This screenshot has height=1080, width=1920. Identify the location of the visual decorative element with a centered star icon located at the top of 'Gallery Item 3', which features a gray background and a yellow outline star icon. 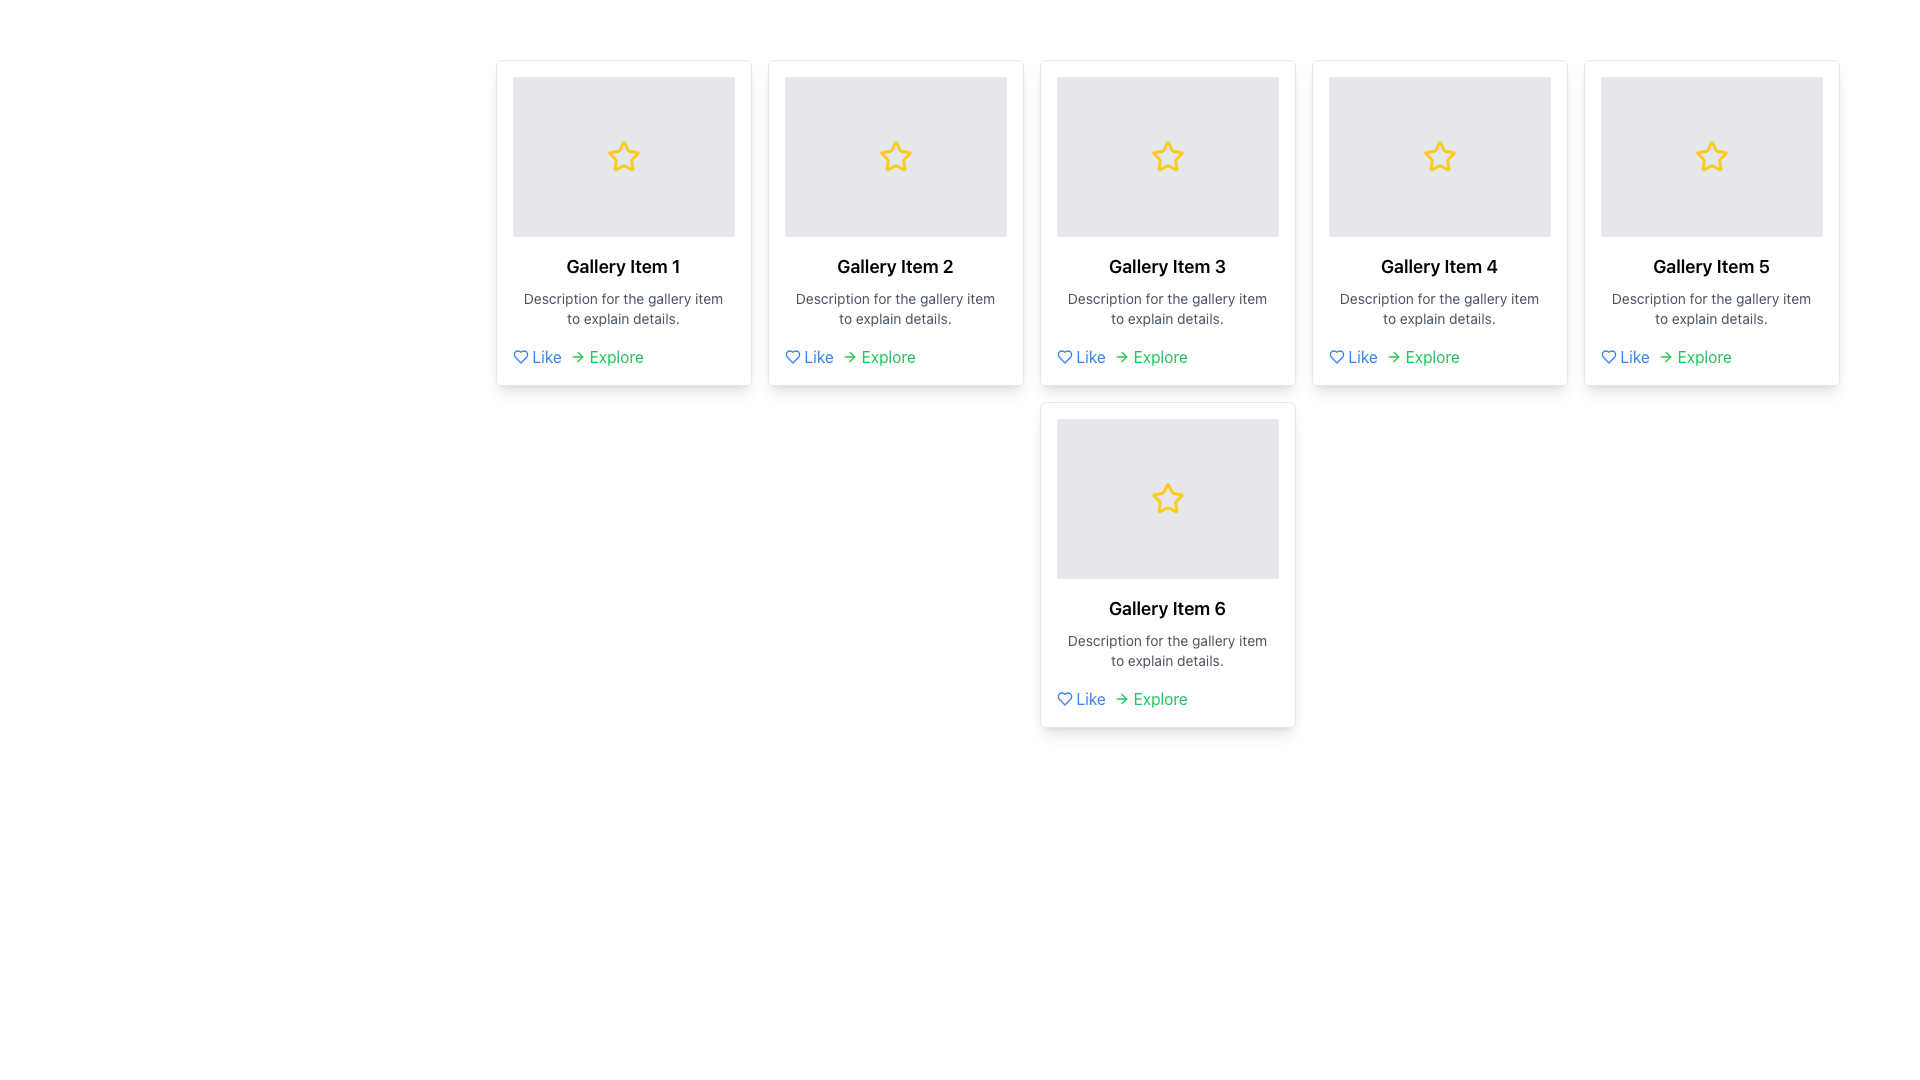
(1167, 156).